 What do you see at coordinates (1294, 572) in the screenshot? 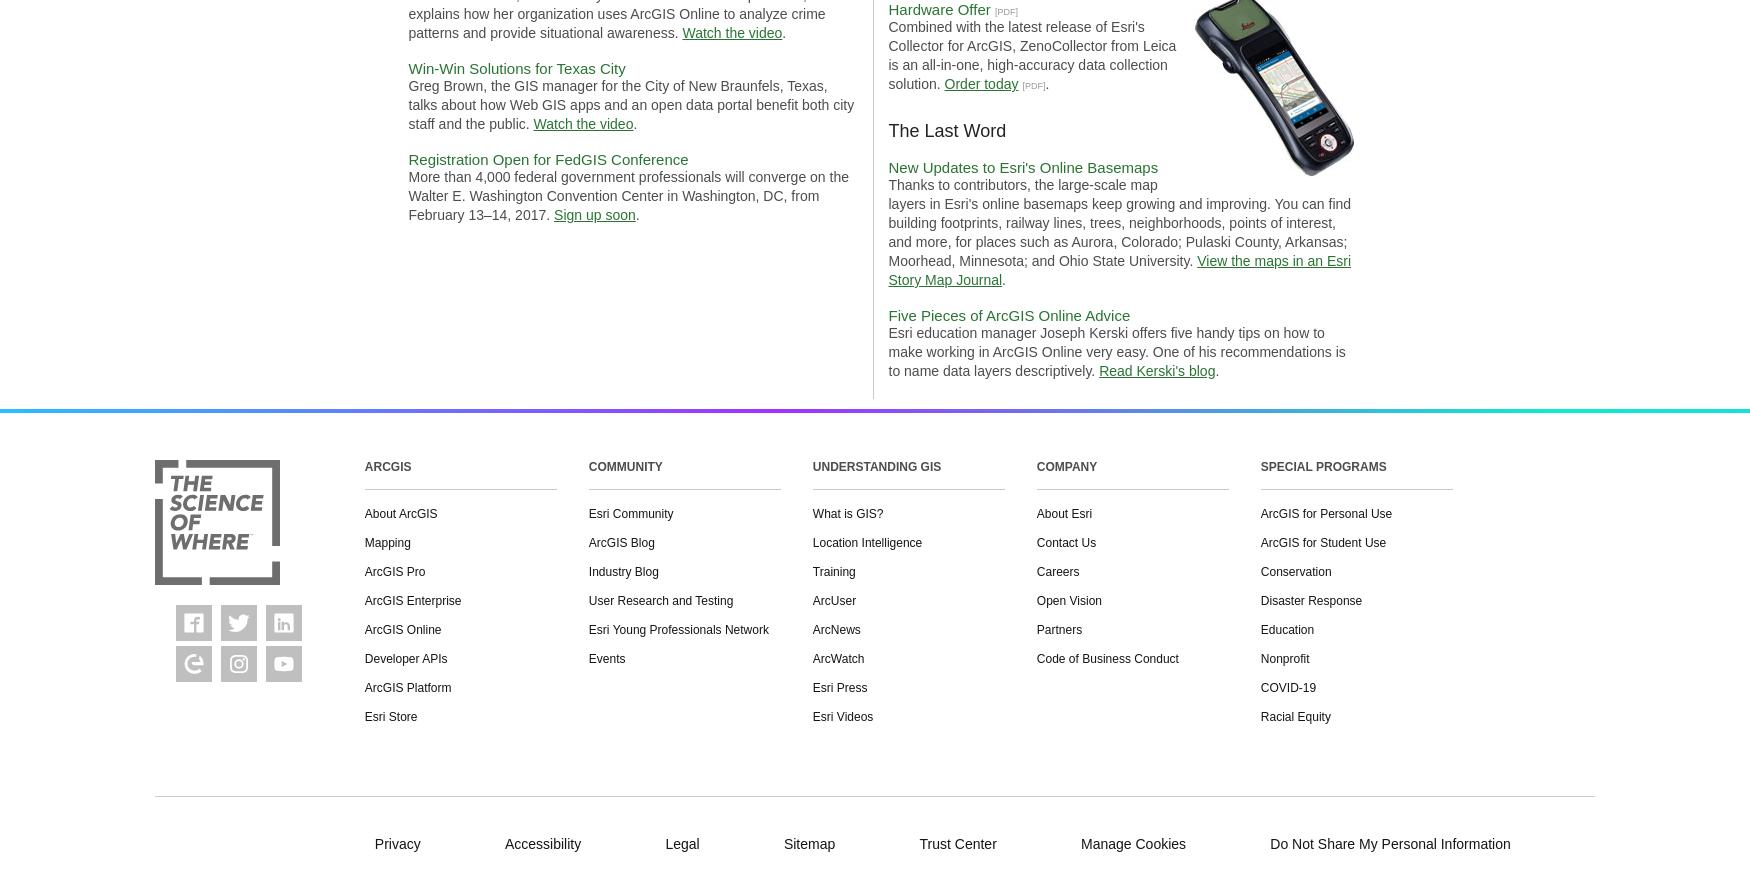
I see `'Conservation'` at bounding box center [1294, 572].